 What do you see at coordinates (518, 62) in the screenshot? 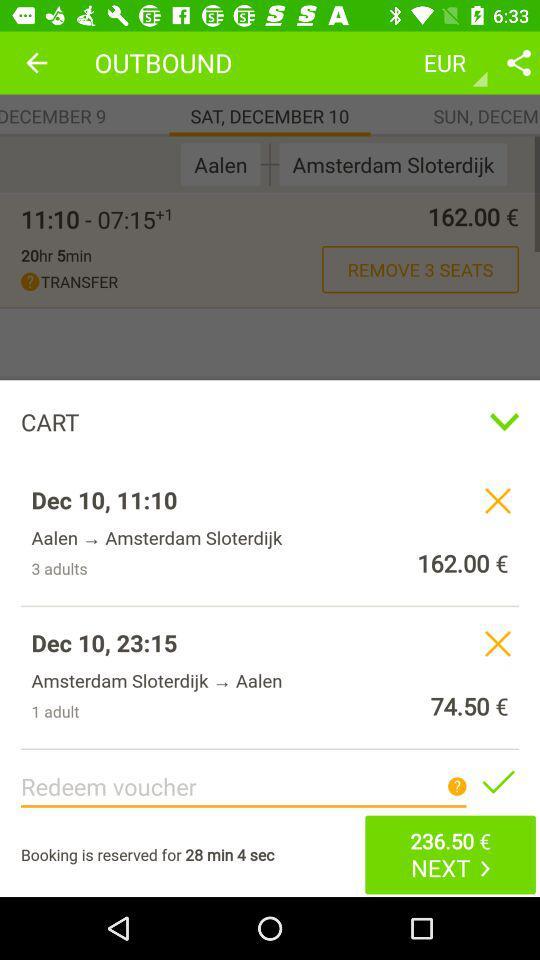
I see `setting` at bounding box center [518, 62].